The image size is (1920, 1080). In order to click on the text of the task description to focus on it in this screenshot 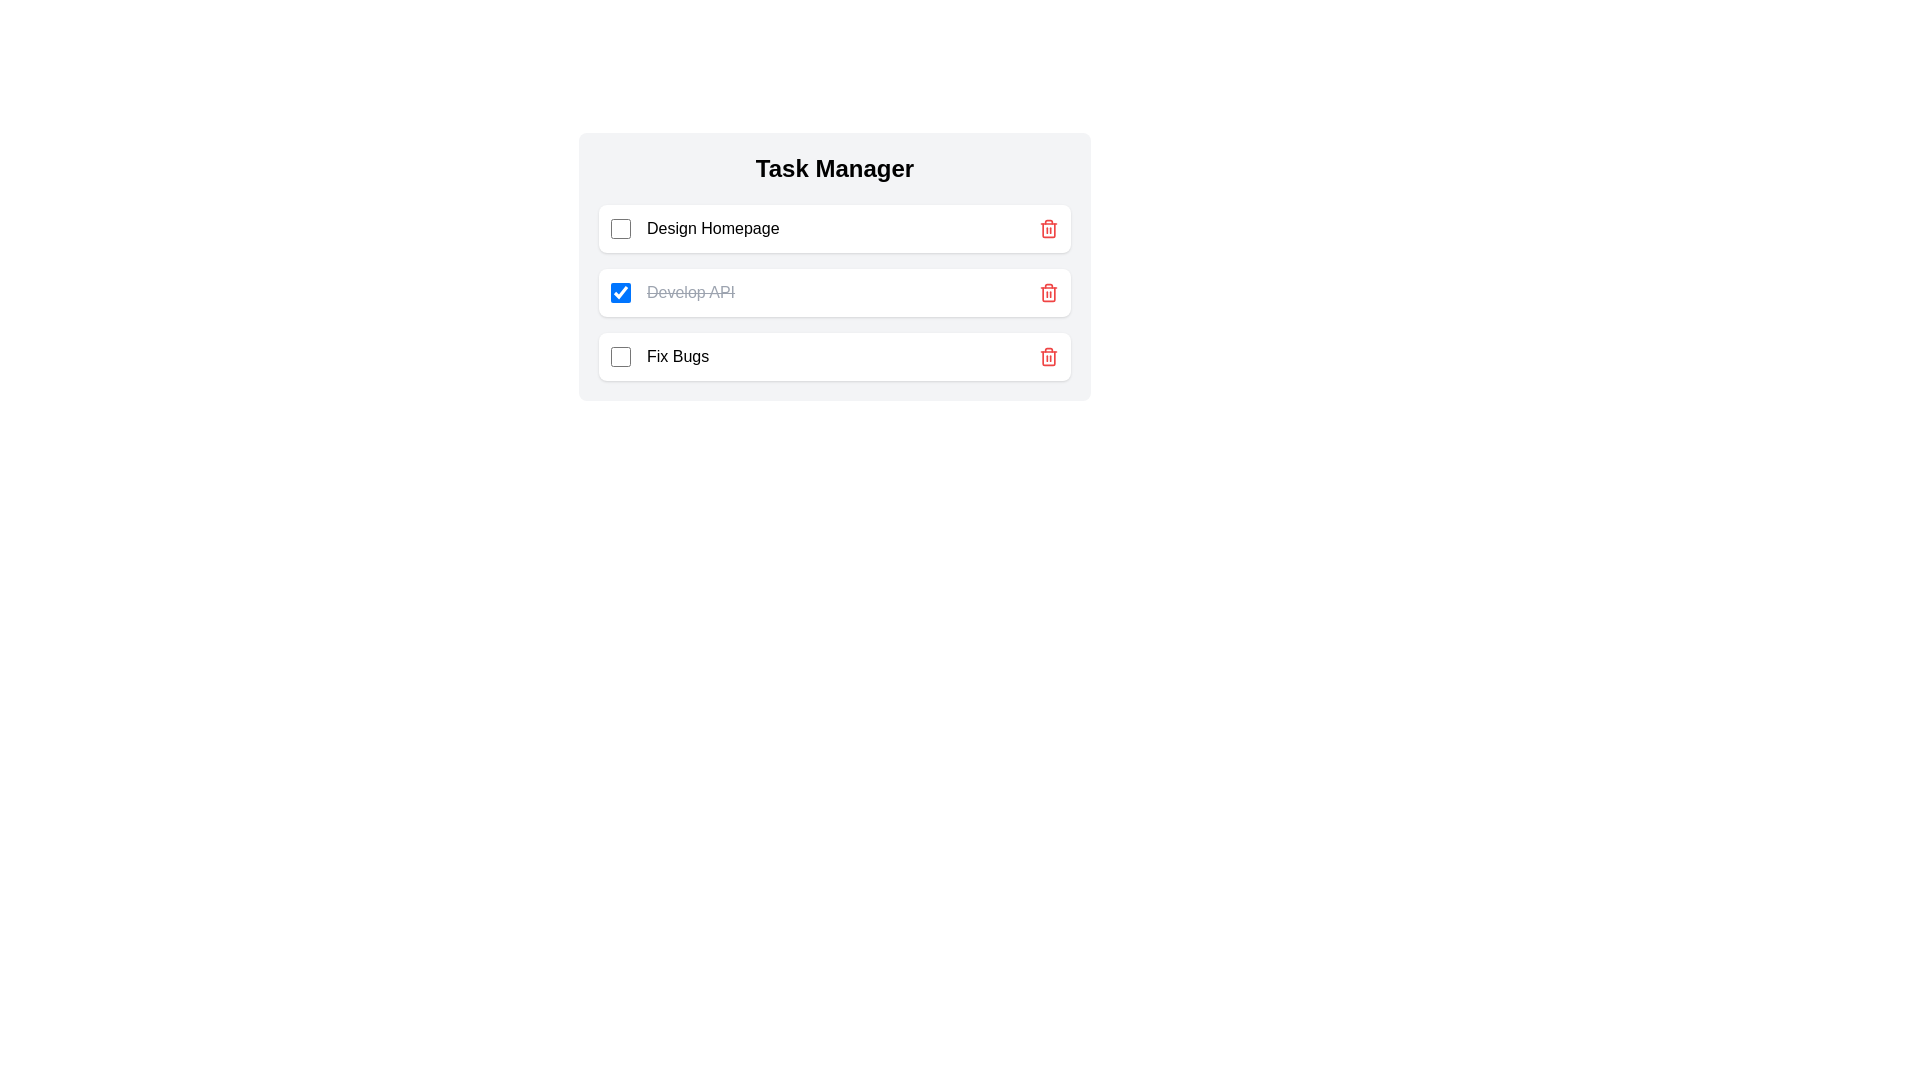, I will do `click(713, 227)`.